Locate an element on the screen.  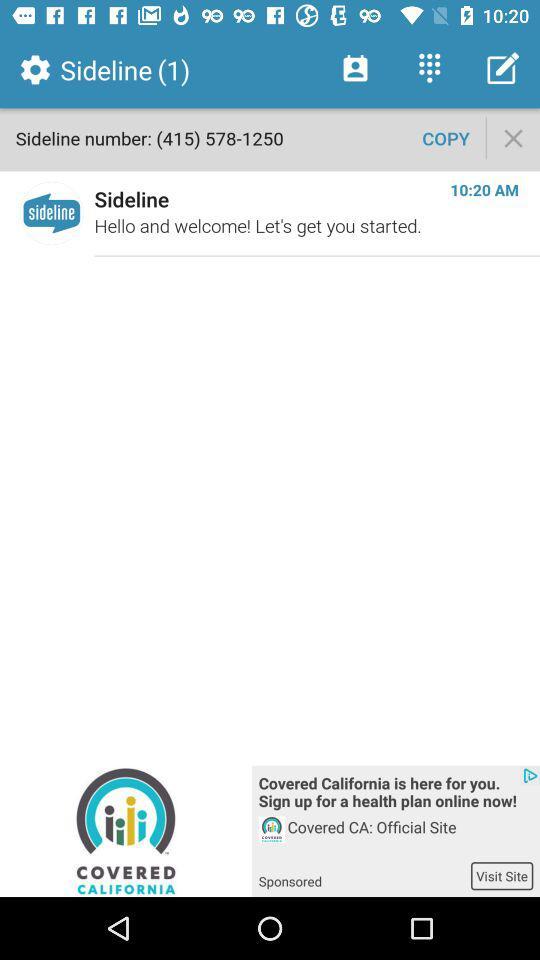
copy icon is located at coordinates (446, 137).